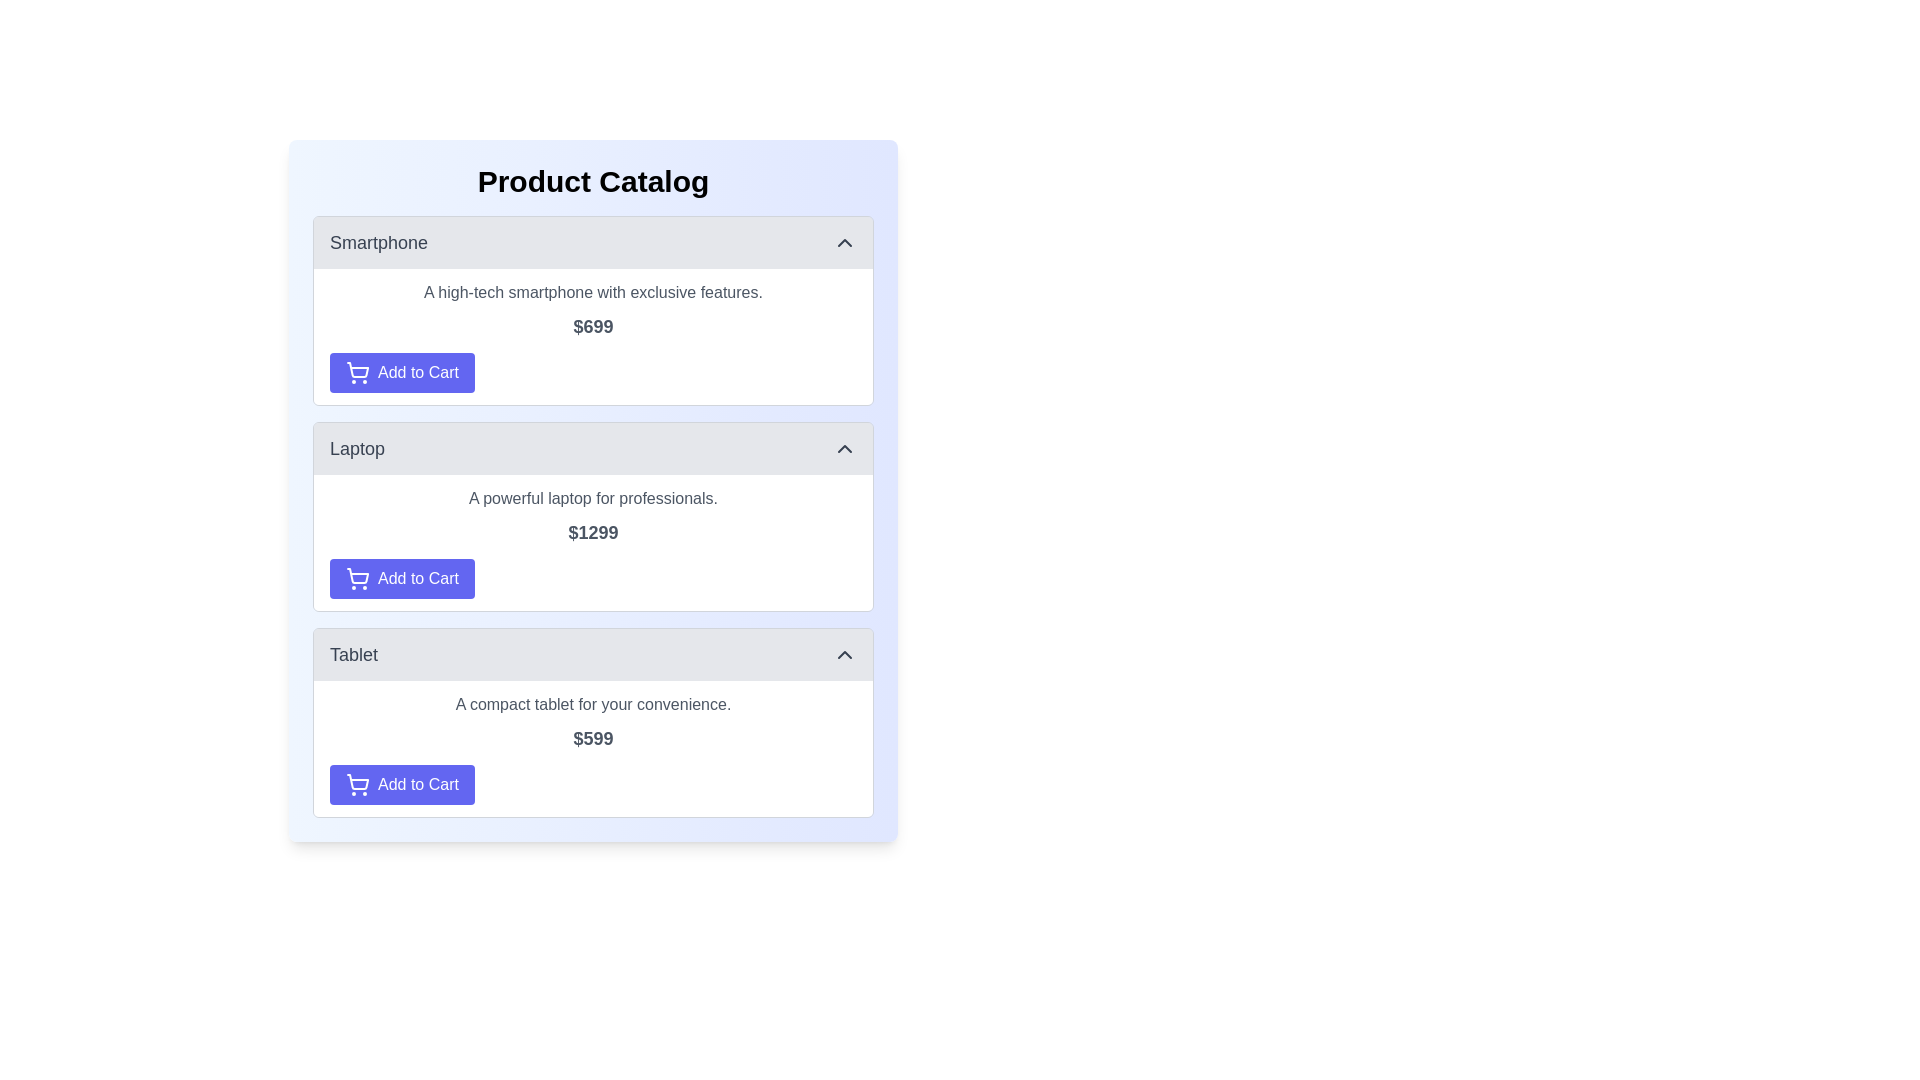 Image resolution: width=1920 pixels, height=1080 pixels. I want to click on text of the Text Label that serves as the heading for the product listing, titled 'Product Catalog', which is positioned at the very top of the section, so click(592, 181).